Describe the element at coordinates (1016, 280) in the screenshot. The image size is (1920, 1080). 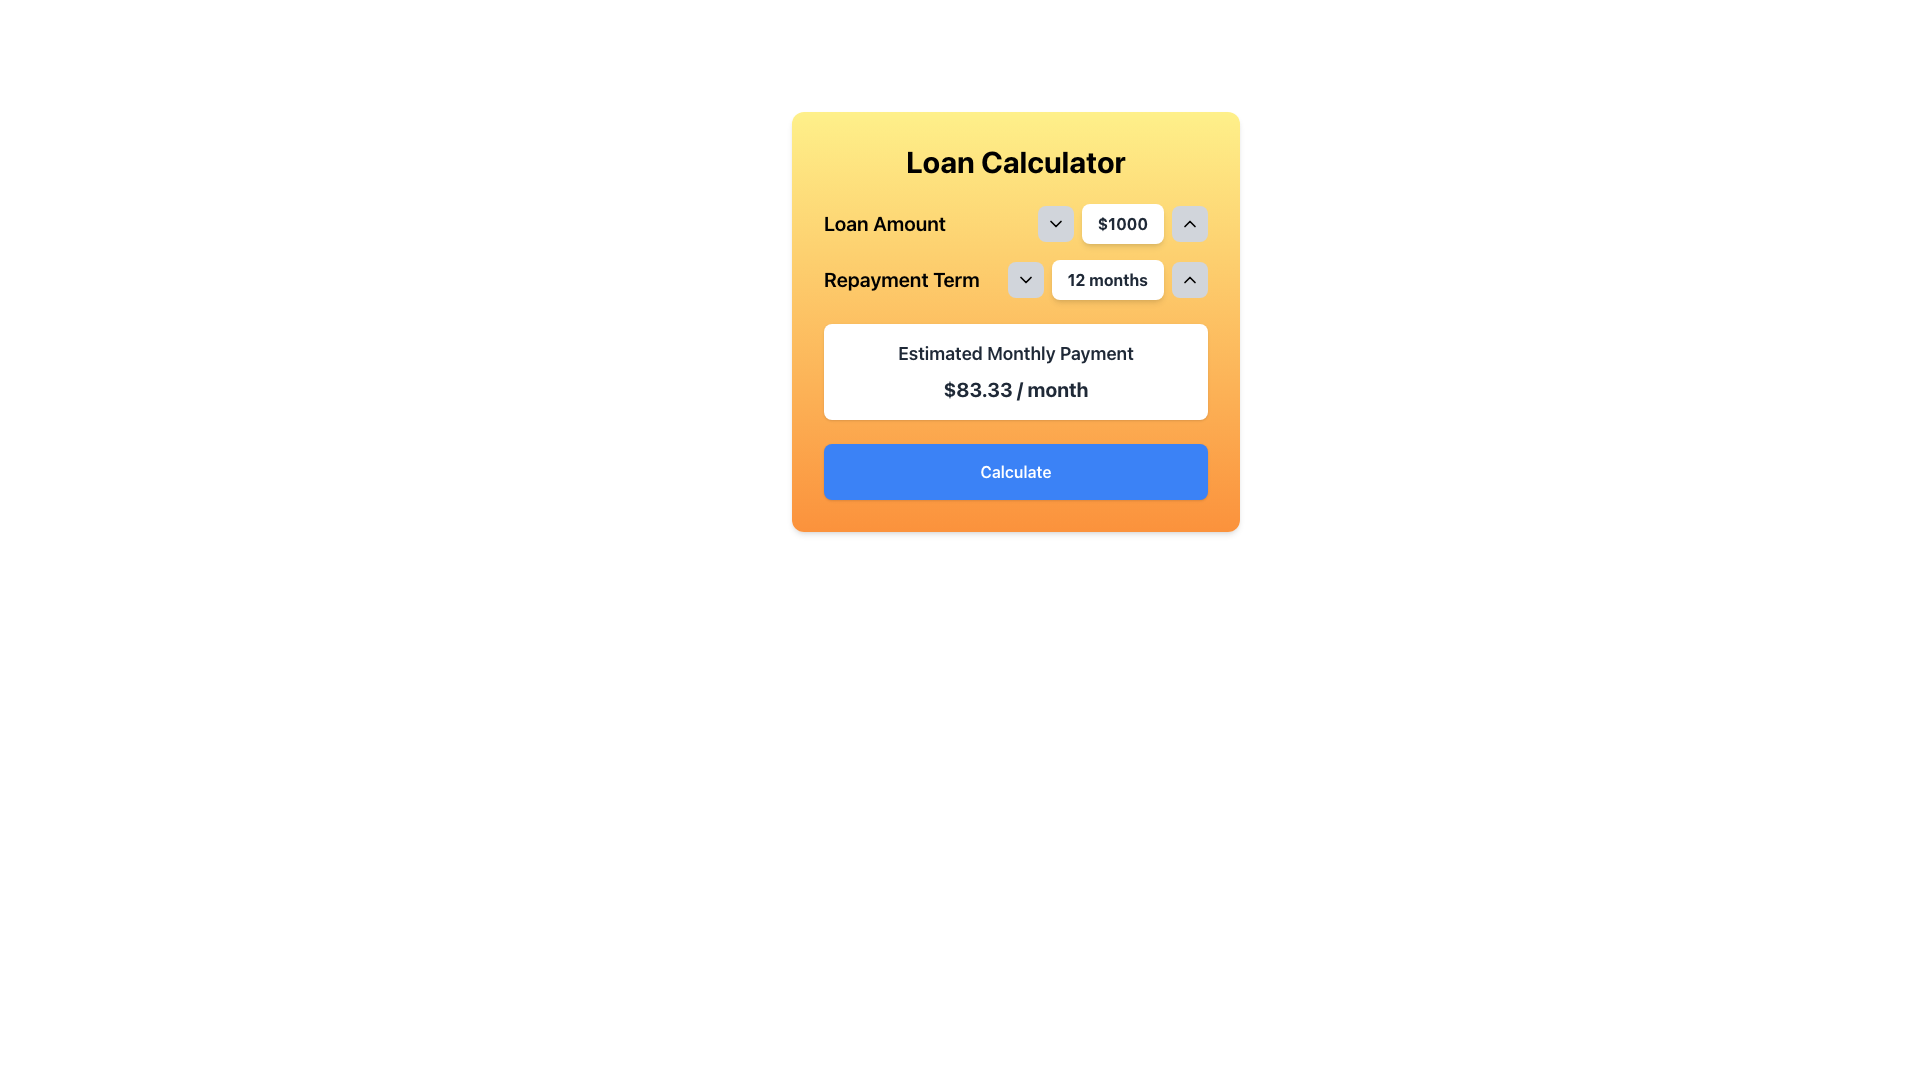
I see `the down-arrow on the 'Repayment Term' dropdown selector in the third row of the 'Loan Calculator' section to decrease the term from '12 months'` at that location.